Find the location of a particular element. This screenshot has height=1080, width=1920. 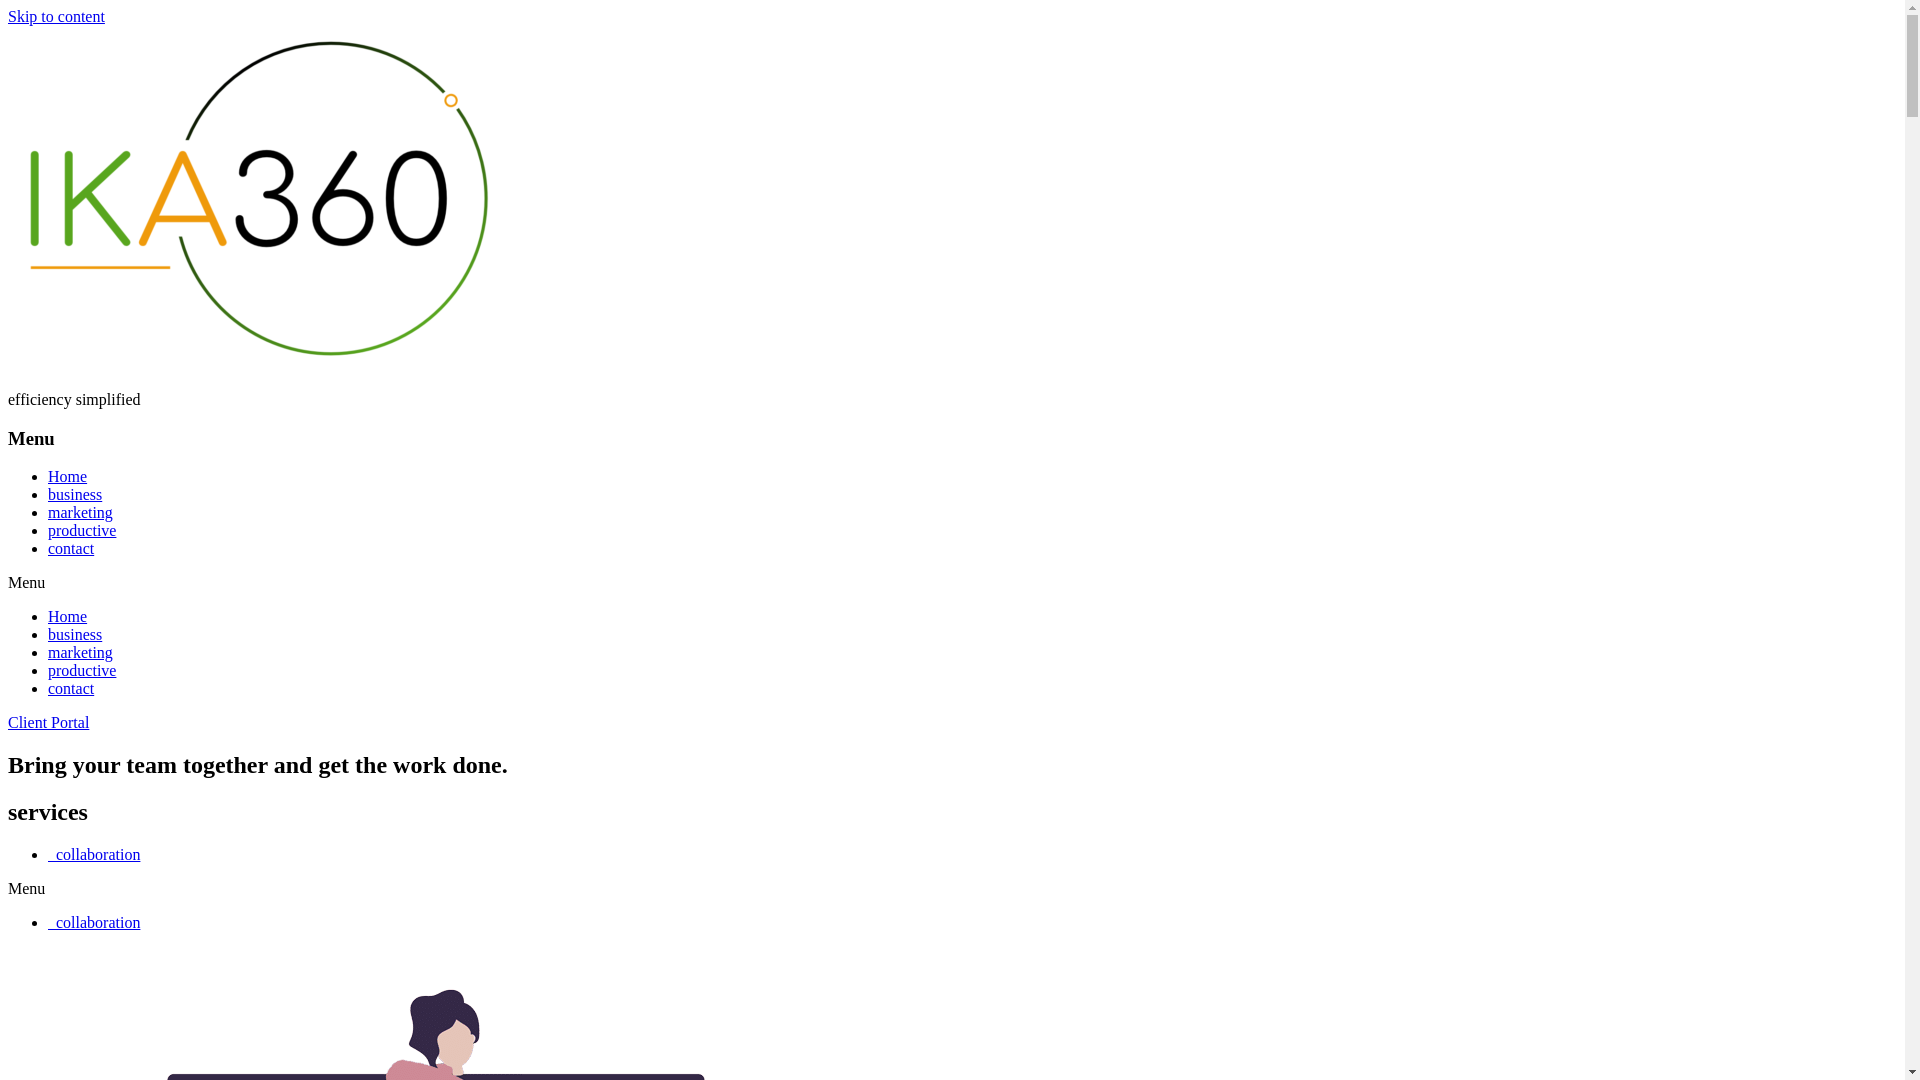

'  collaboration' is located at coordinates (48, 922).